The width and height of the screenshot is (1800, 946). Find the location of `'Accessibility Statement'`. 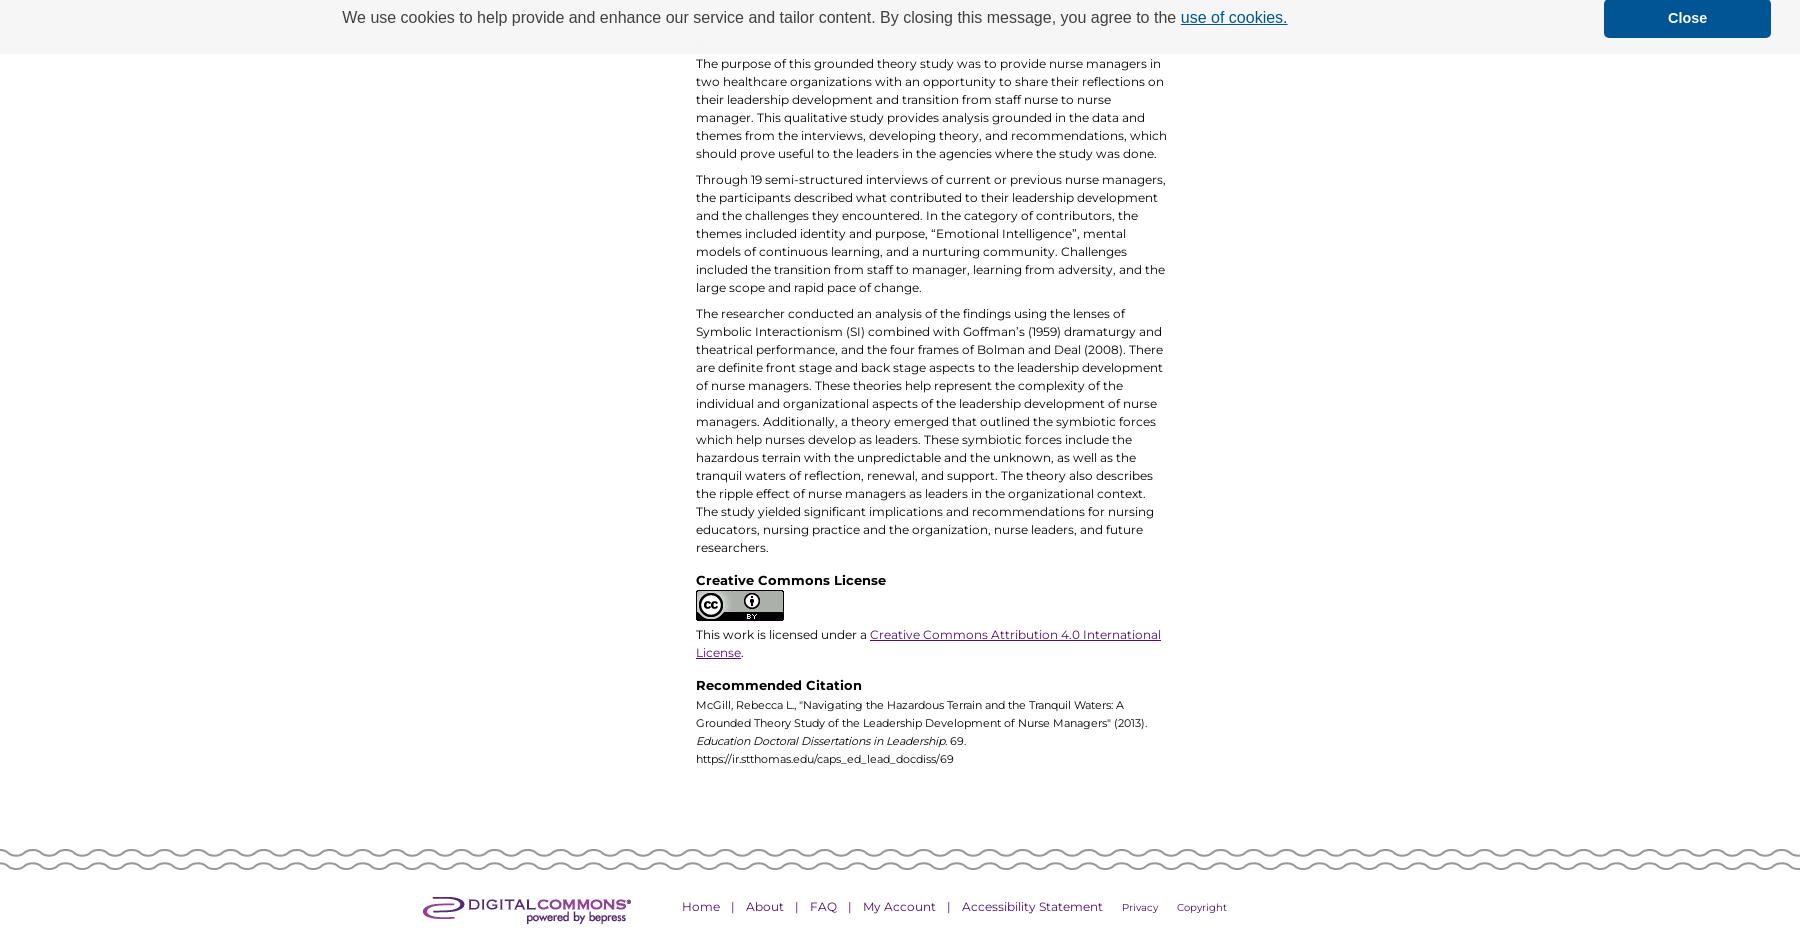

'Accessibility Statement' is located at coordinates (1033, 904).